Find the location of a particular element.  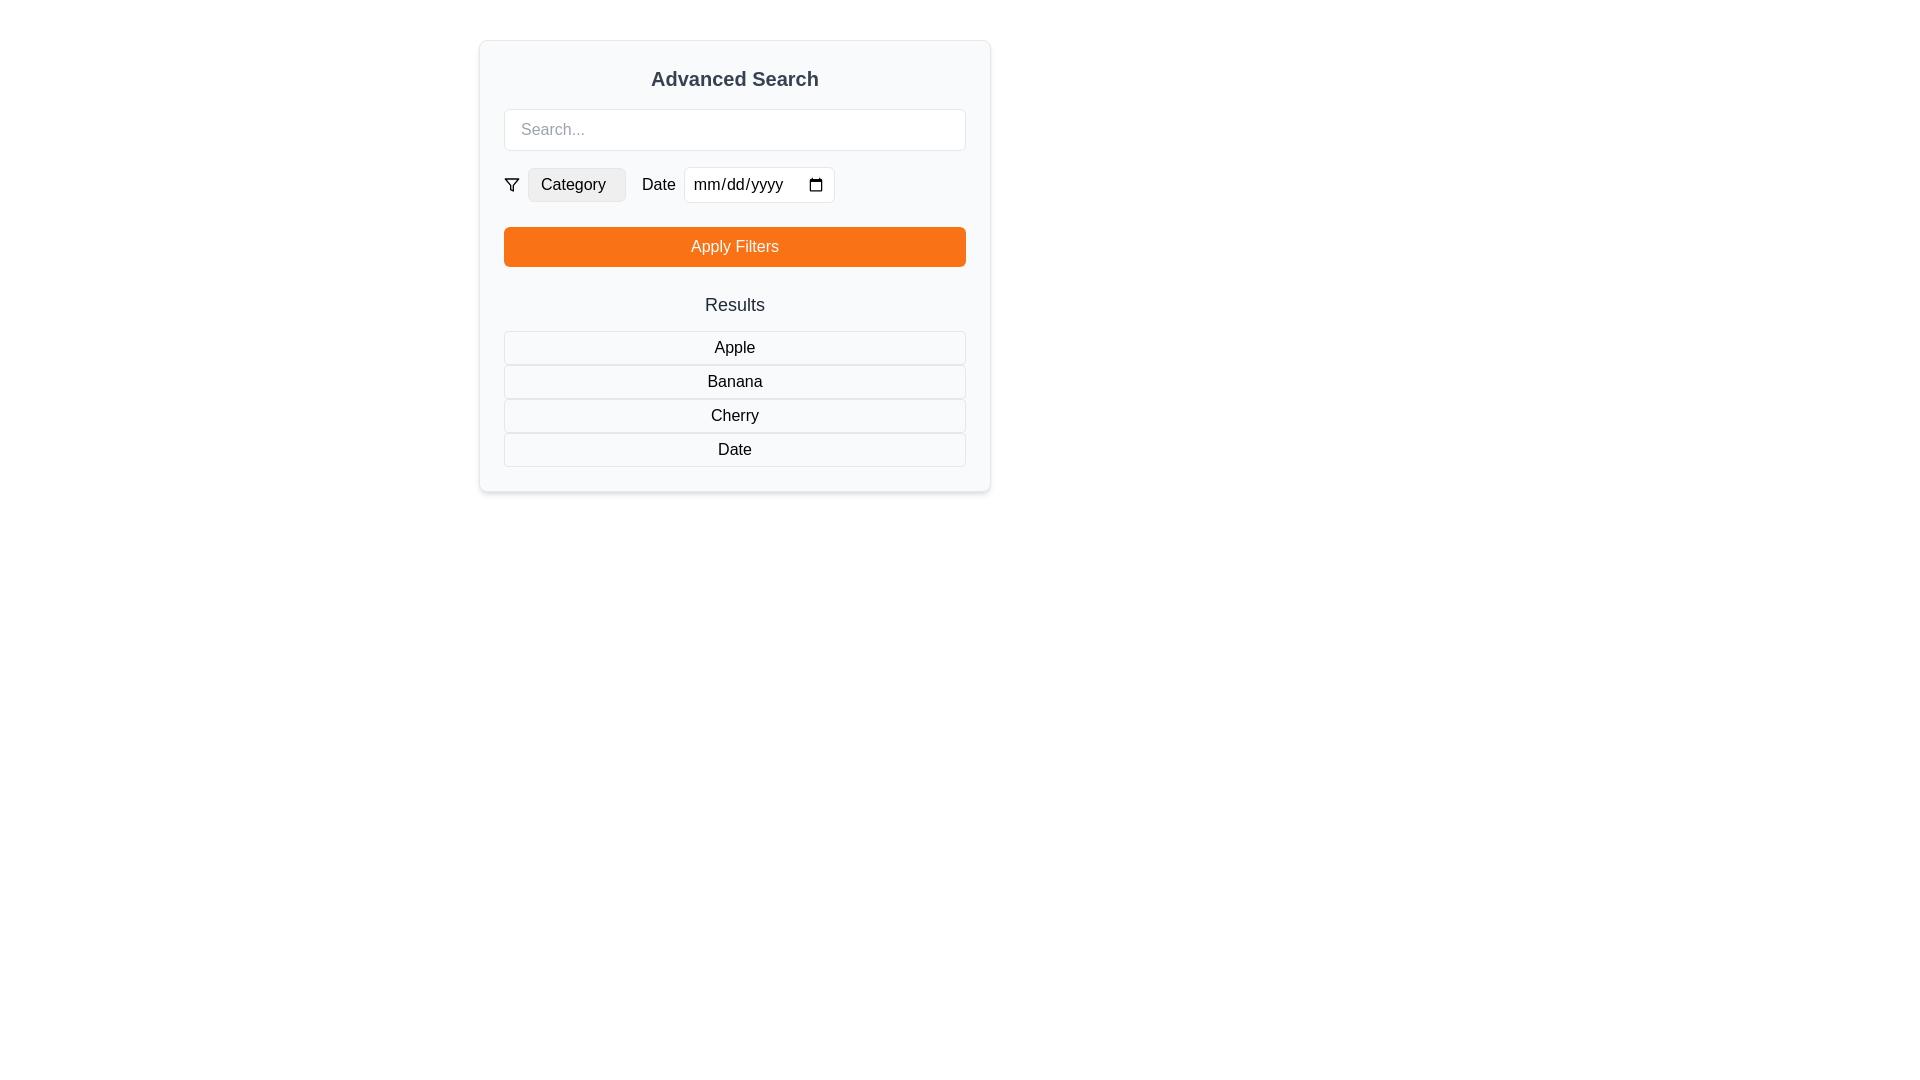

the clickable list item labeled 'Cherry' to trigger the hover effect is located at coordinates (733, 415).